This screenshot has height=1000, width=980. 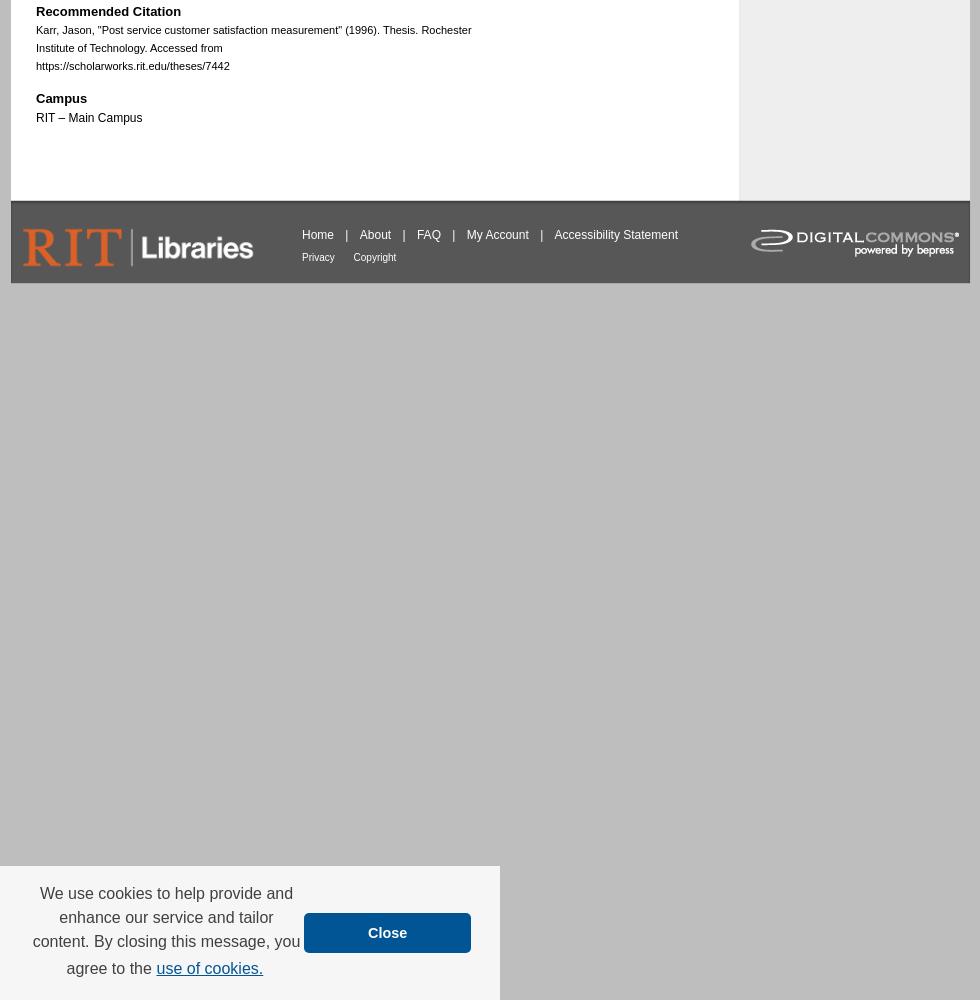 I want to click on 'use of cookies.', so click(x=209, y=966).